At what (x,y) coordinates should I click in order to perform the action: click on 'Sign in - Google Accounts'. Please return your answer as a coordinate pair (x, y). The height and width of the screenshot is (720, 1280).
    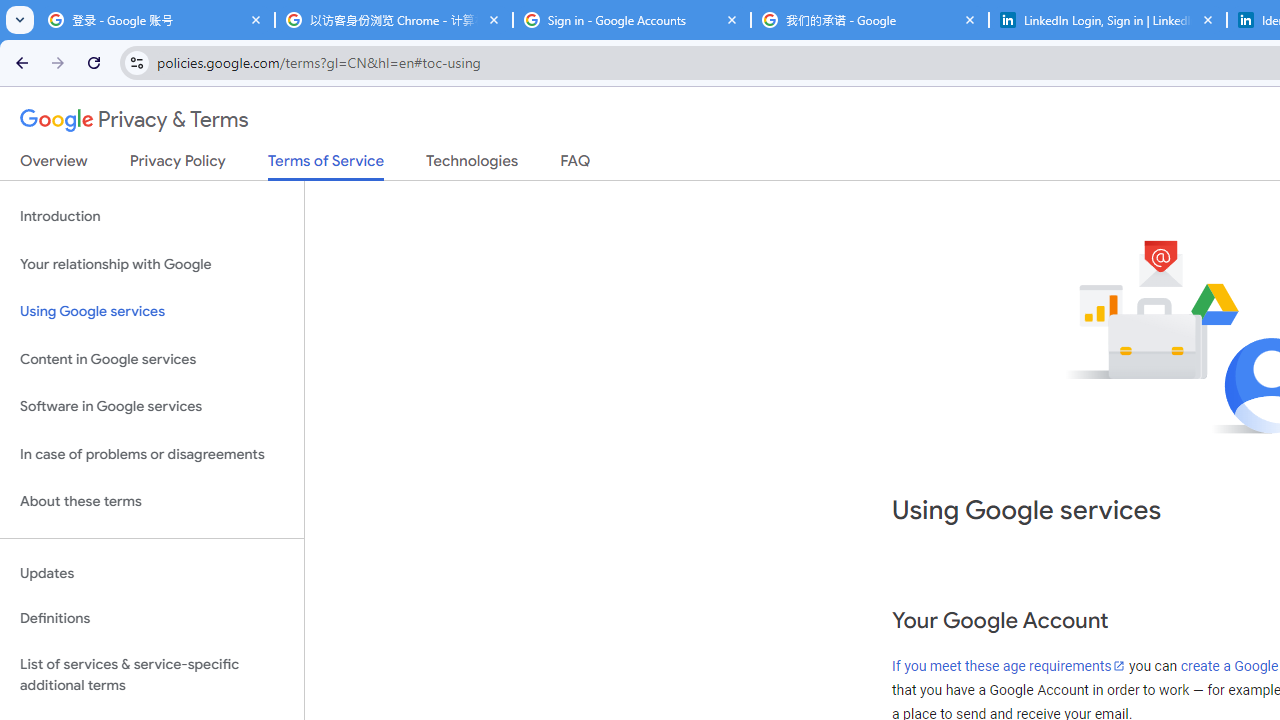
    Looking at the image, I should click on (631, 20).